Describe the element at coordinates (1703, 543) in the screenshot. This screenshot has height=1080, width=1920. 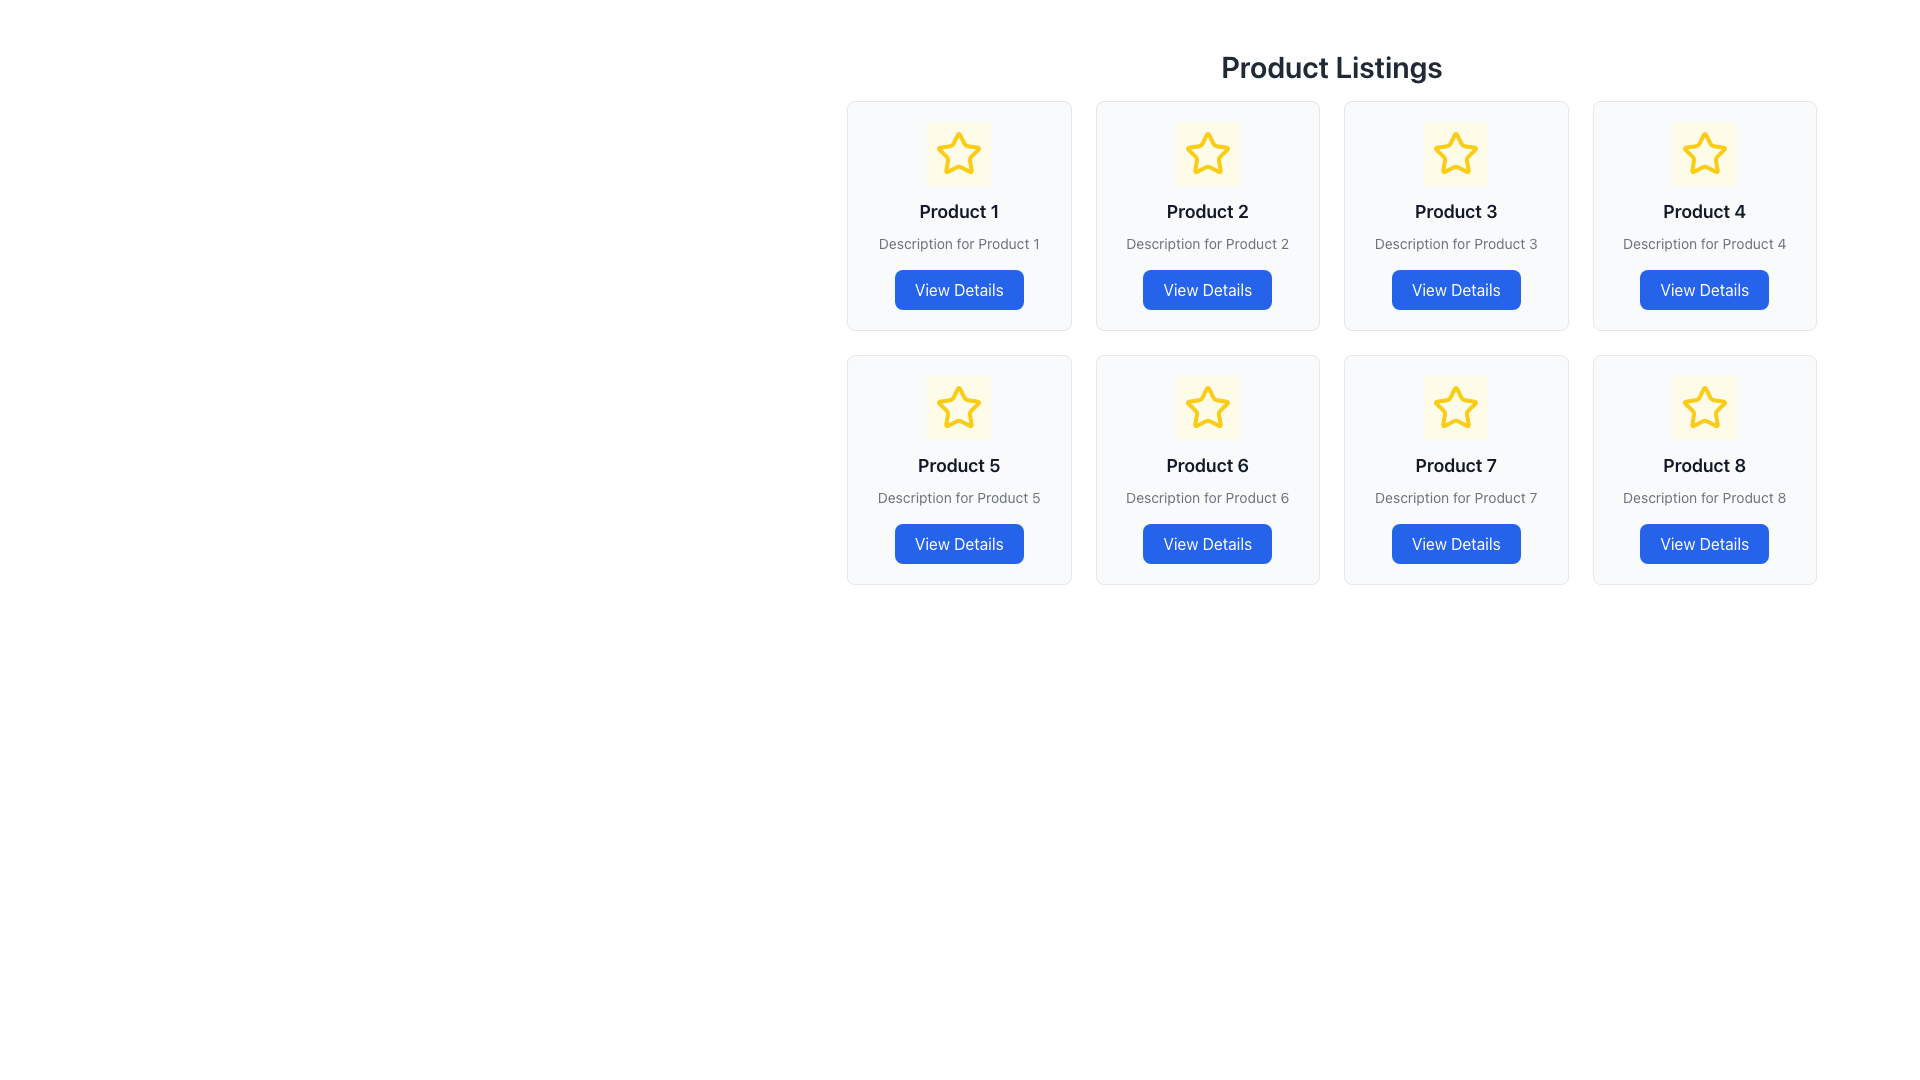
I see `the 'View Details' button located beneath the product description for 'Product 8' to observe the hover effect` at that location.